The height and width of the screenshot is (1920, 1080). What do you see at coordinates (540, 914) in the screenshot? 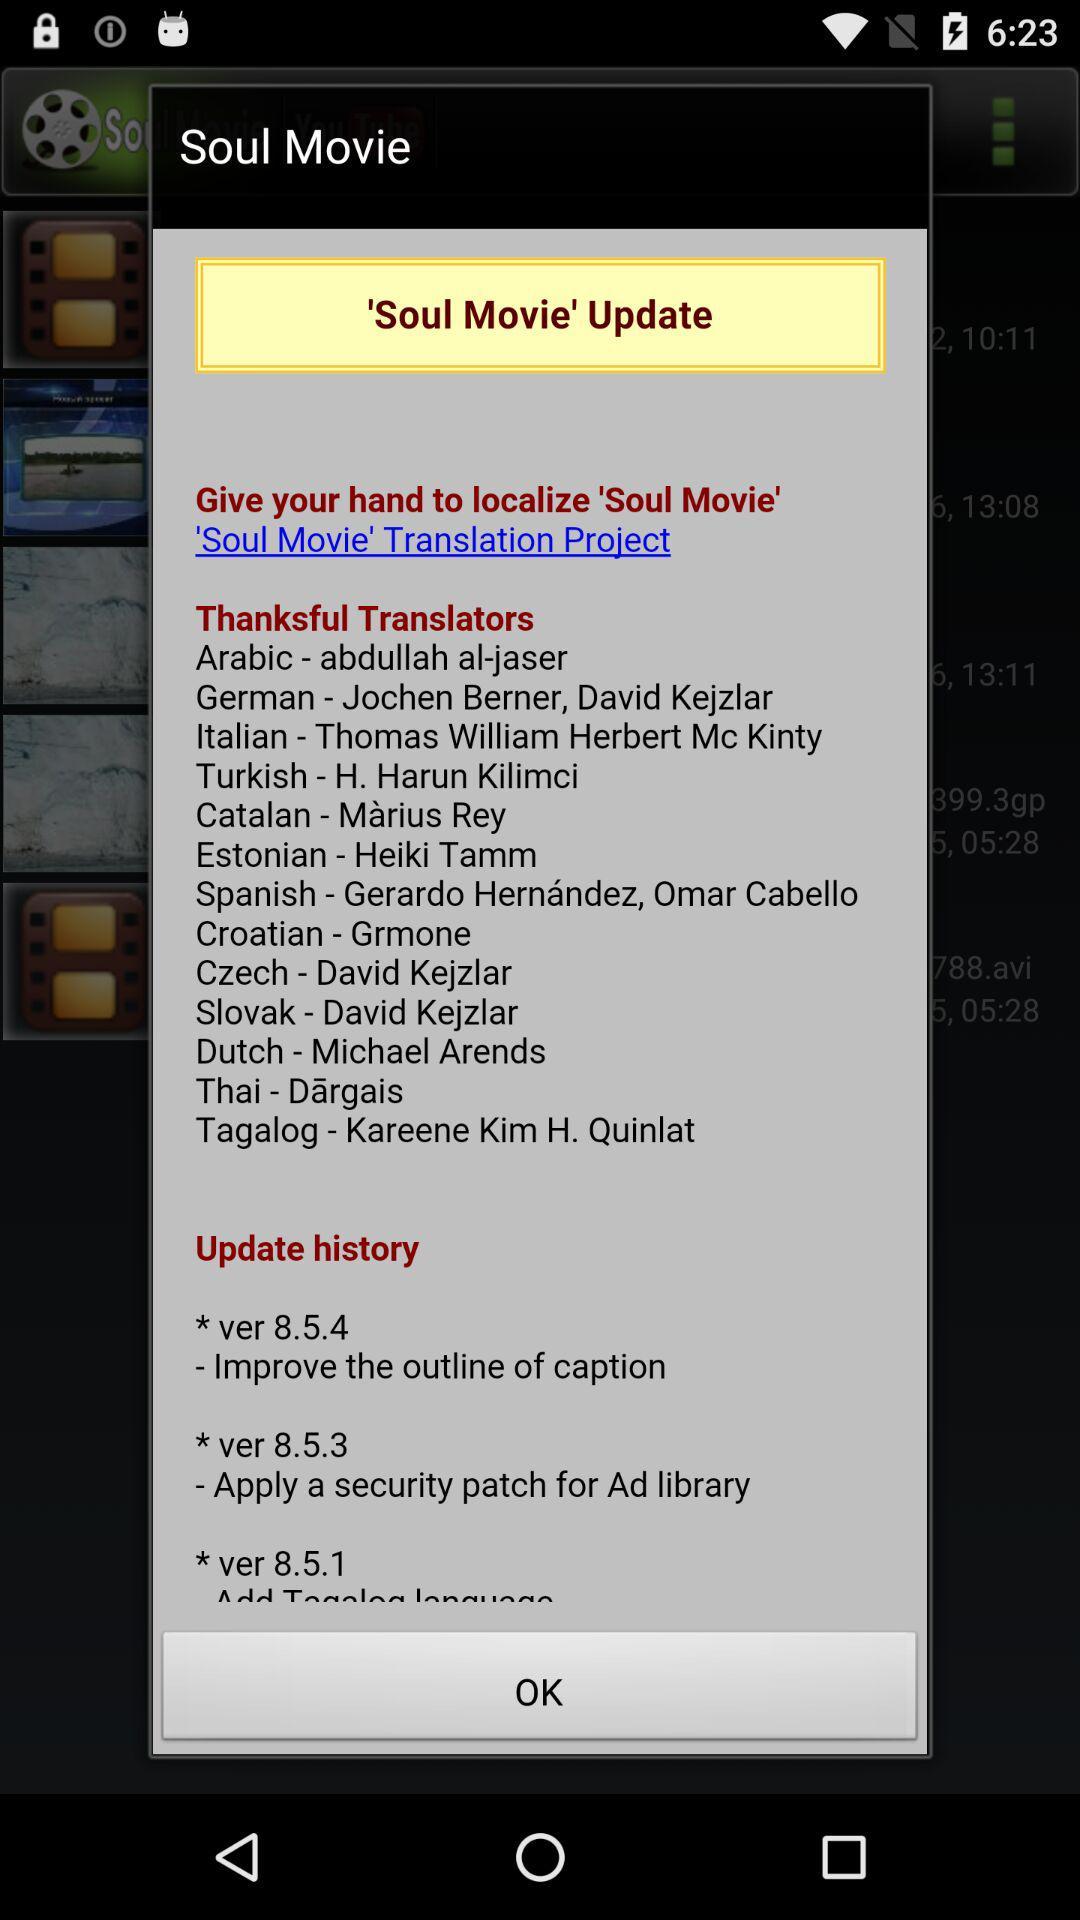
I see `share the article` at bounding box center [540, 914].